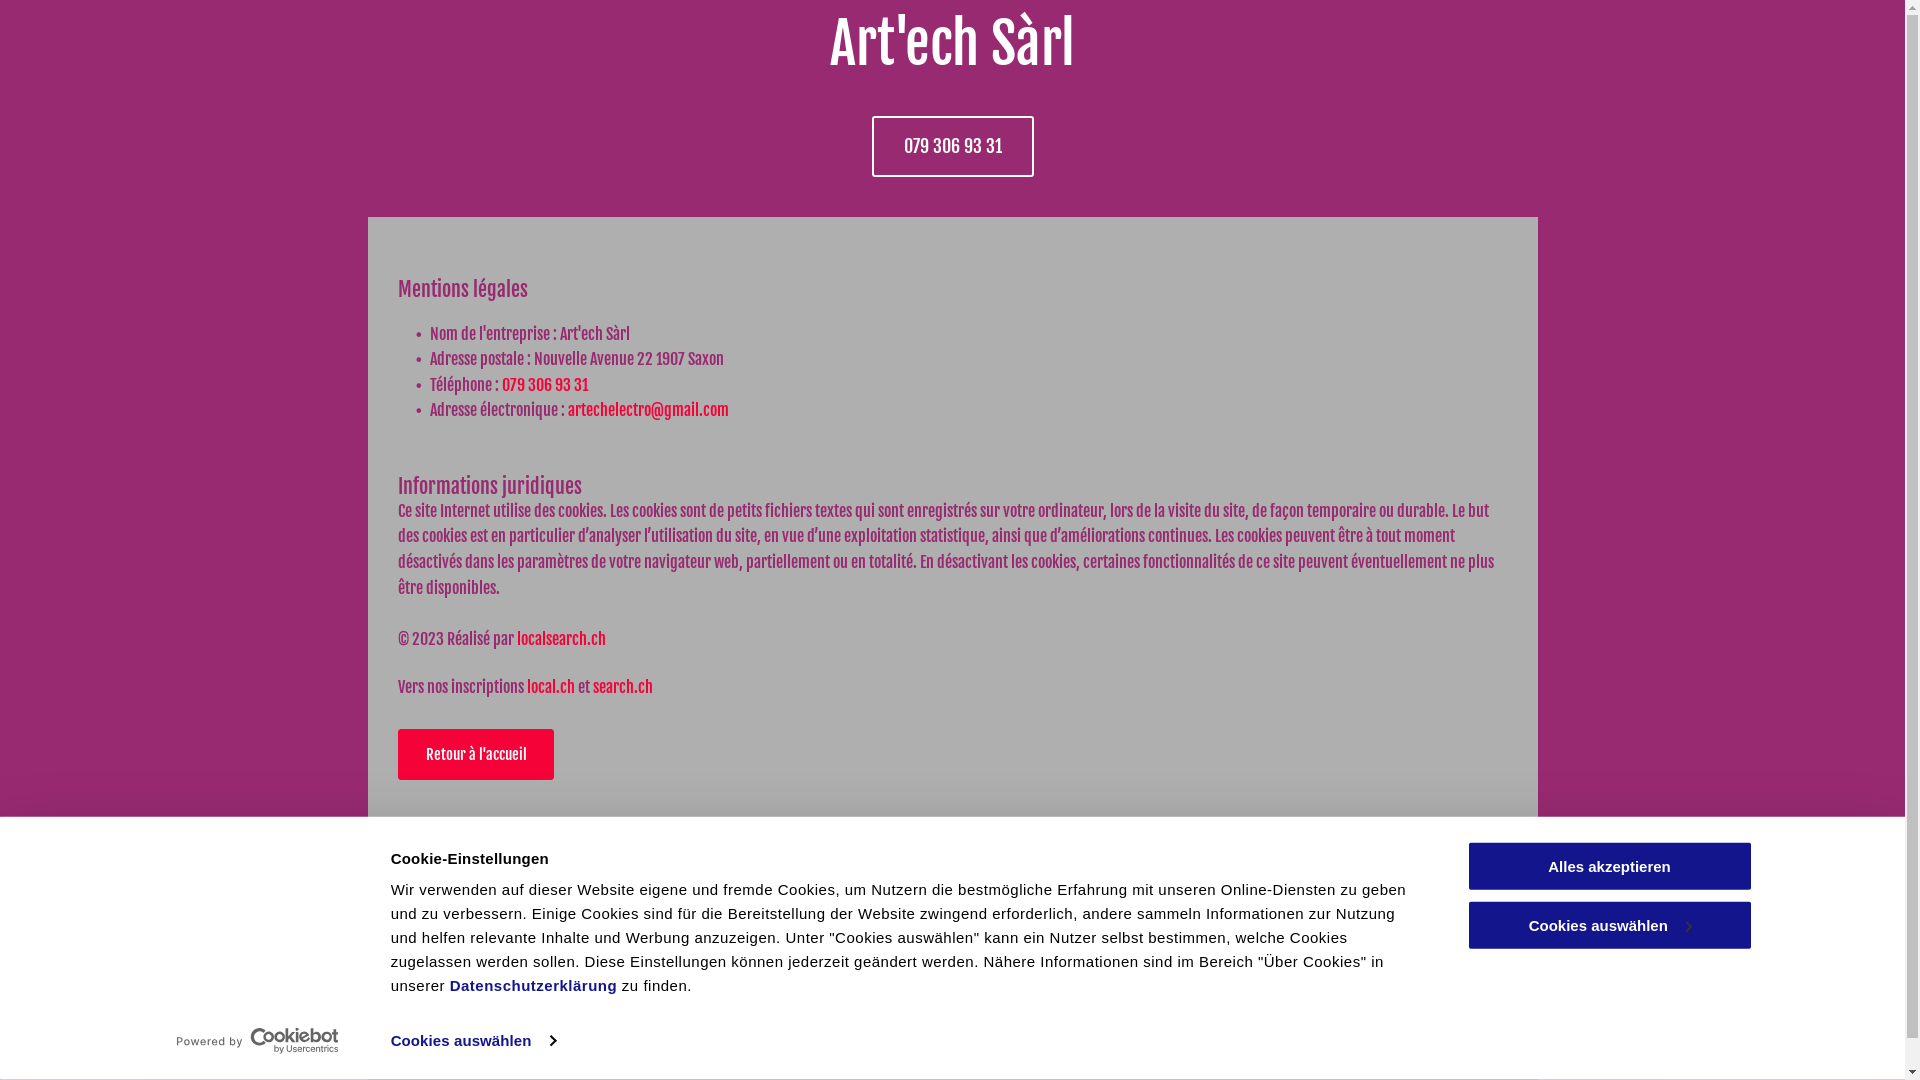  I want to click on 'search.ch', so click(621, 685).